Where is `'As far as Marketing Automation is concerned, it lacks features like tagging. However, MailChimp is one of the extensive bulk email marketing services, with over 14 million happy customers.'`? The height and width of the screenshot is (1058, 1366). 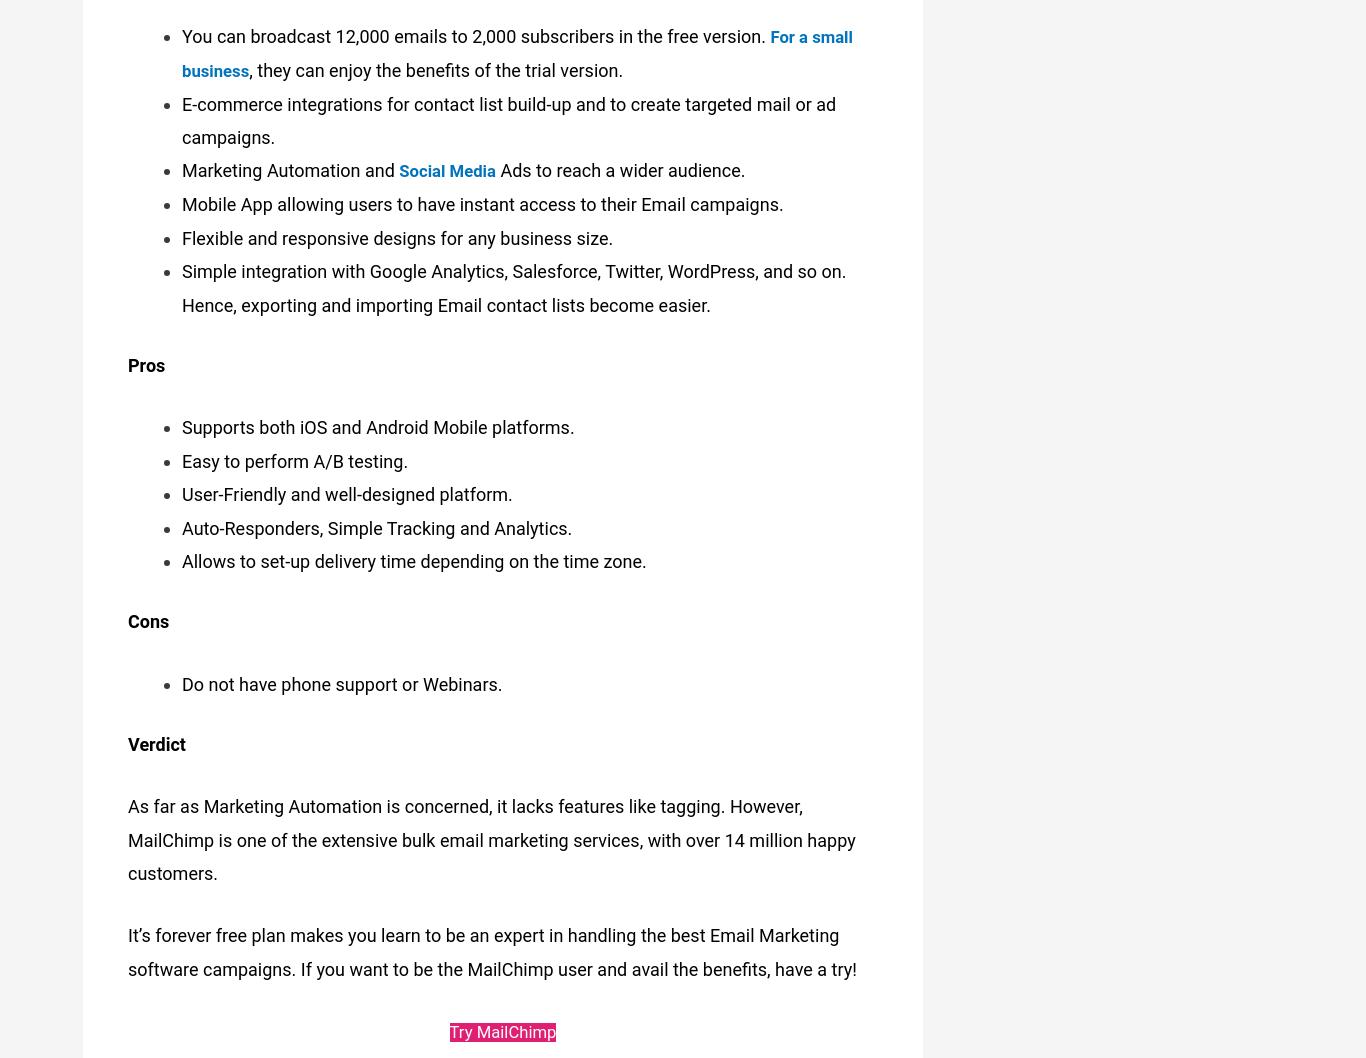
'As far as Marketing Automation is concerned, it lacks features like tagging. However, MailChimp is one of the extensive bulk email marketing services, with over 14 million happy customers.' is located at coordinates (491, 831).